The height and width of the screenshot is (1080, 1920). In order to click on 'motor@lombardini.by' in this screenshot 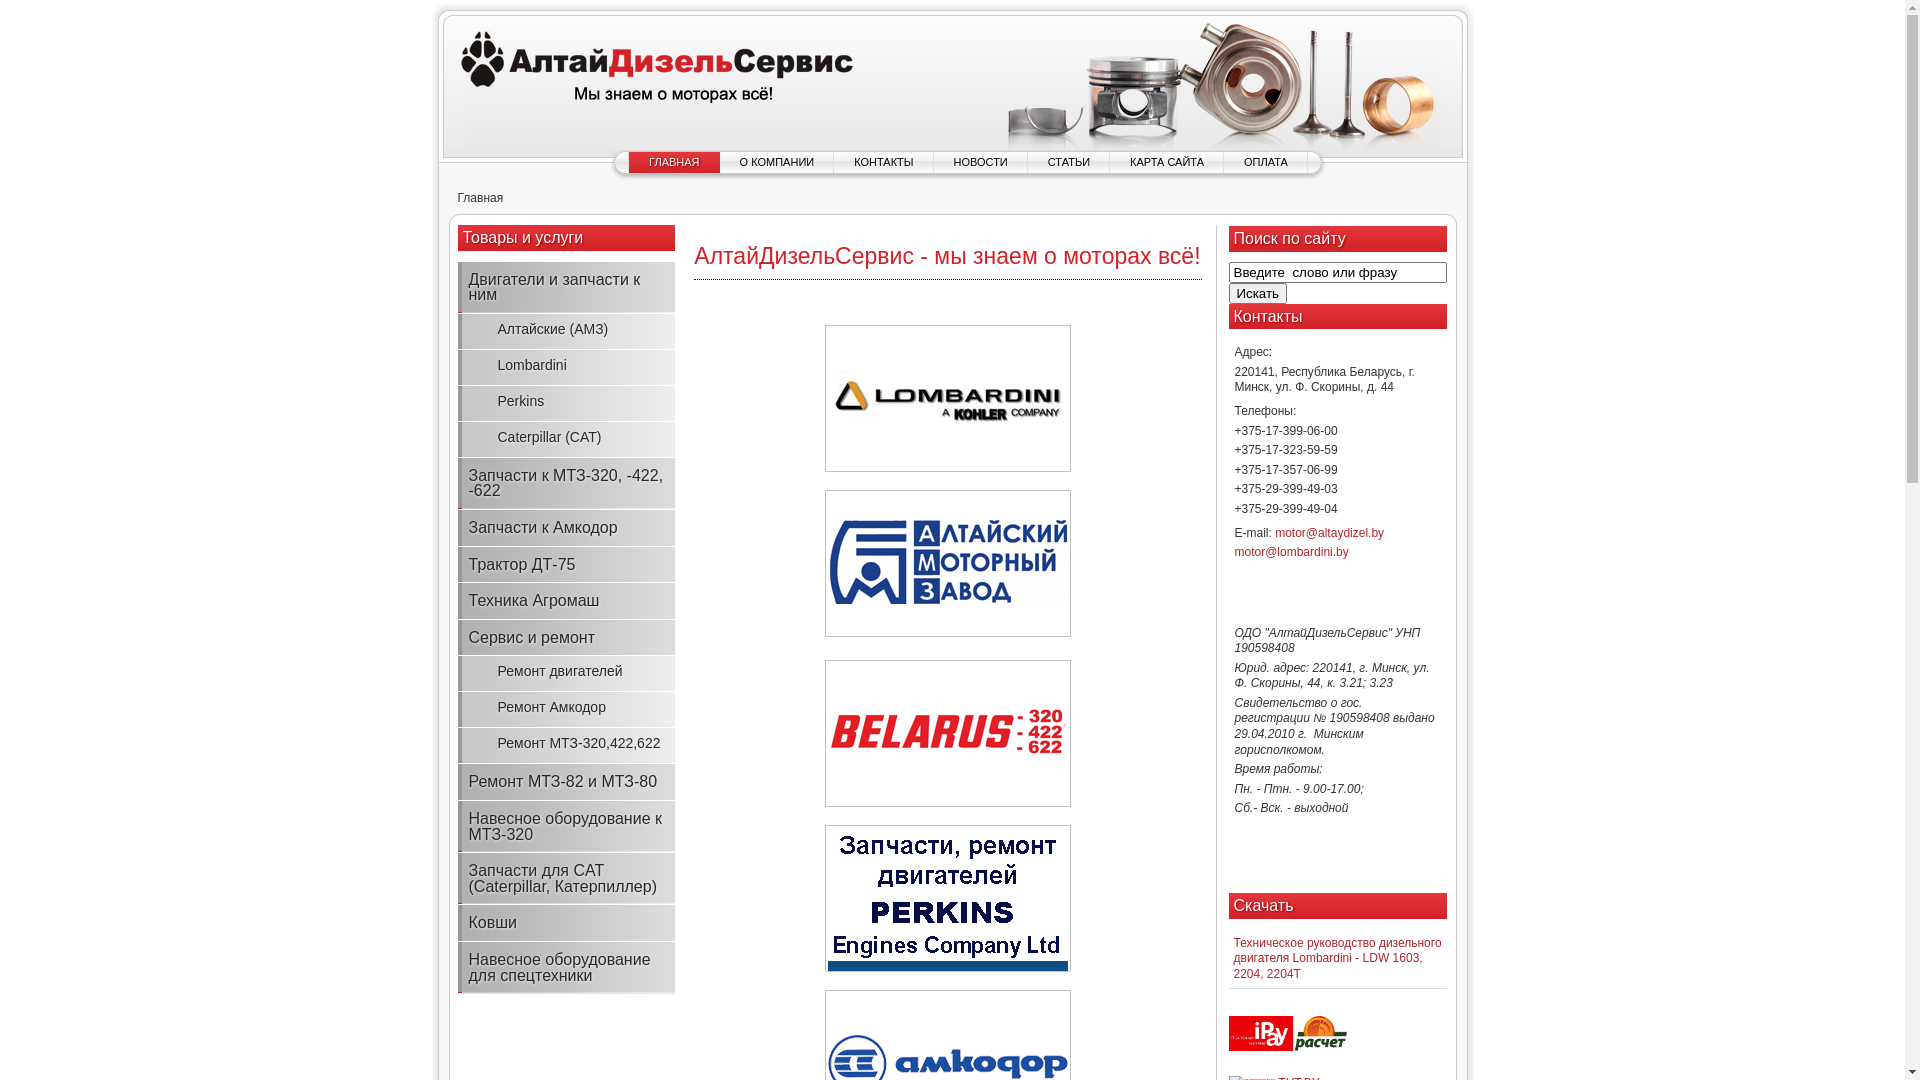, I will do `click(1291, 551)`.